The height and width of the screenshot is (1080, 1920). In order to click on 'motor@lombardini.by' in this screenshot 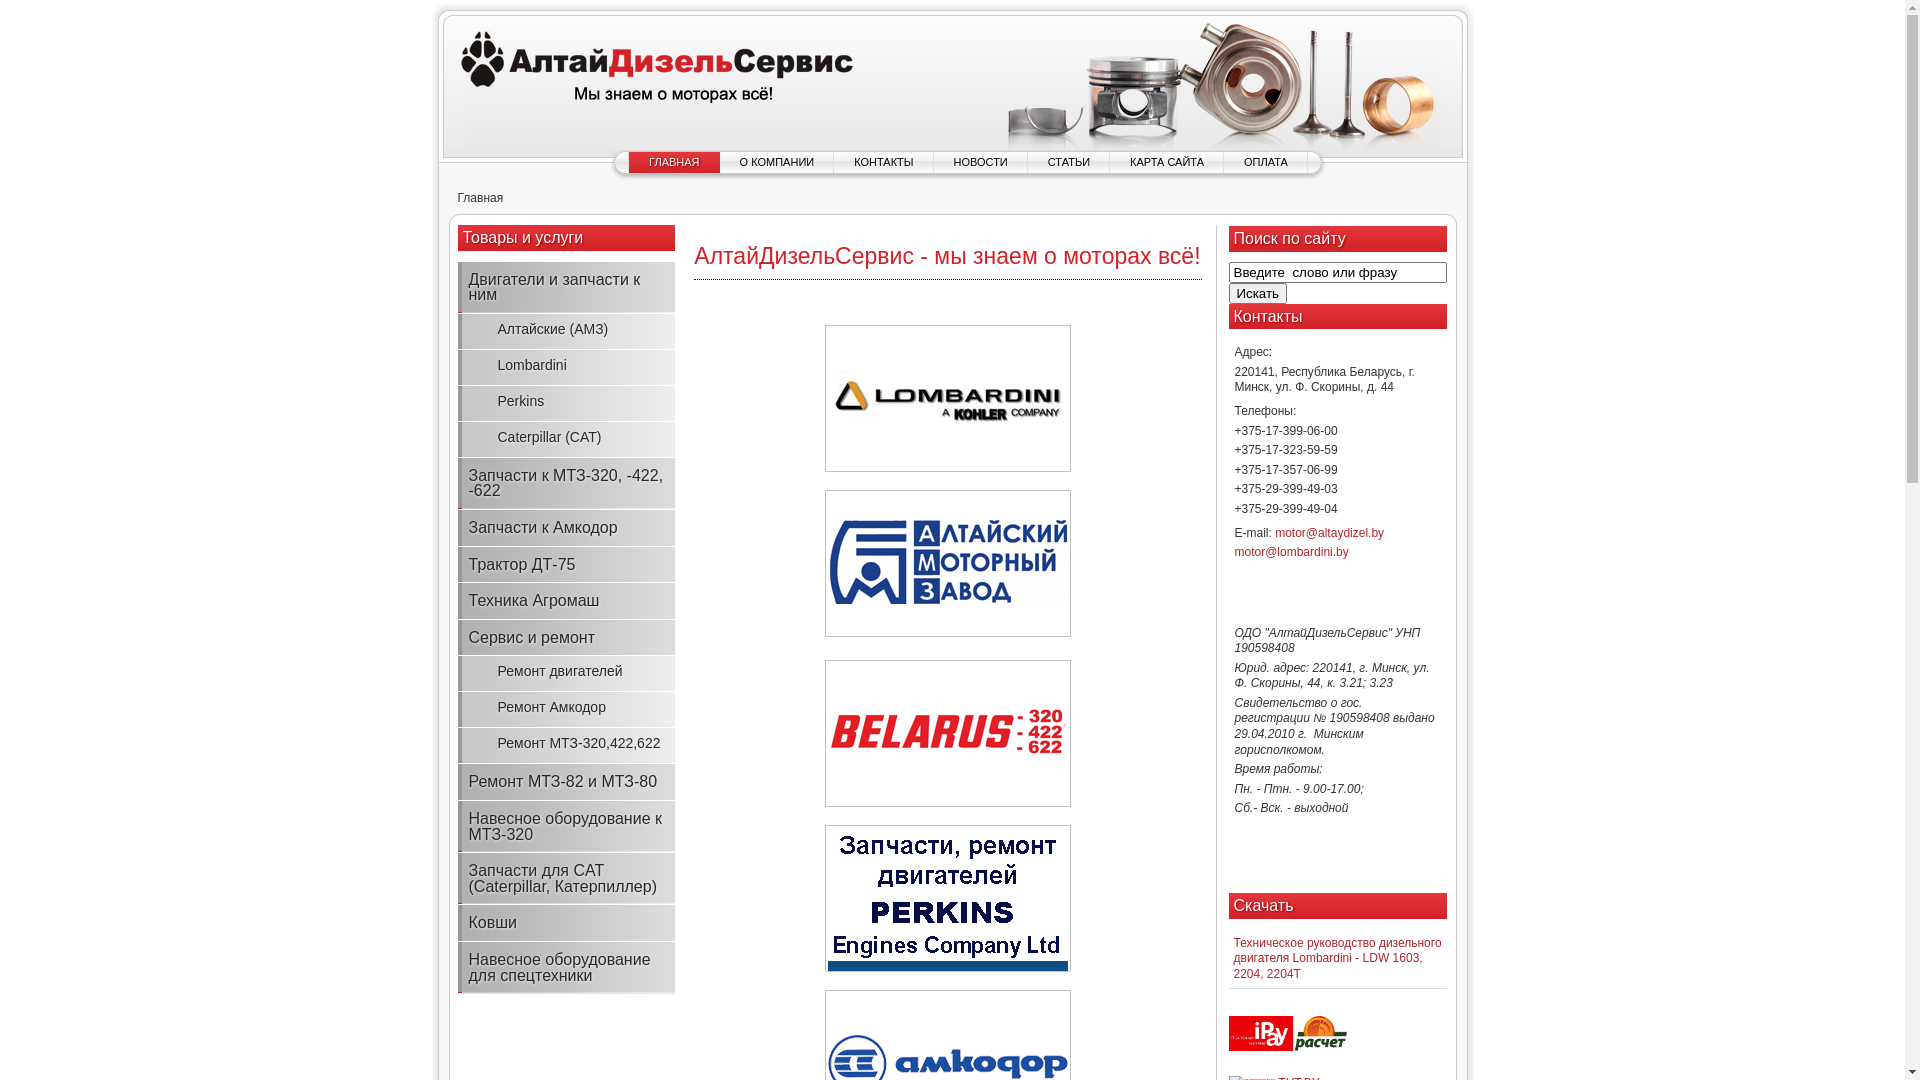, I will do `click(1291, 551)`.